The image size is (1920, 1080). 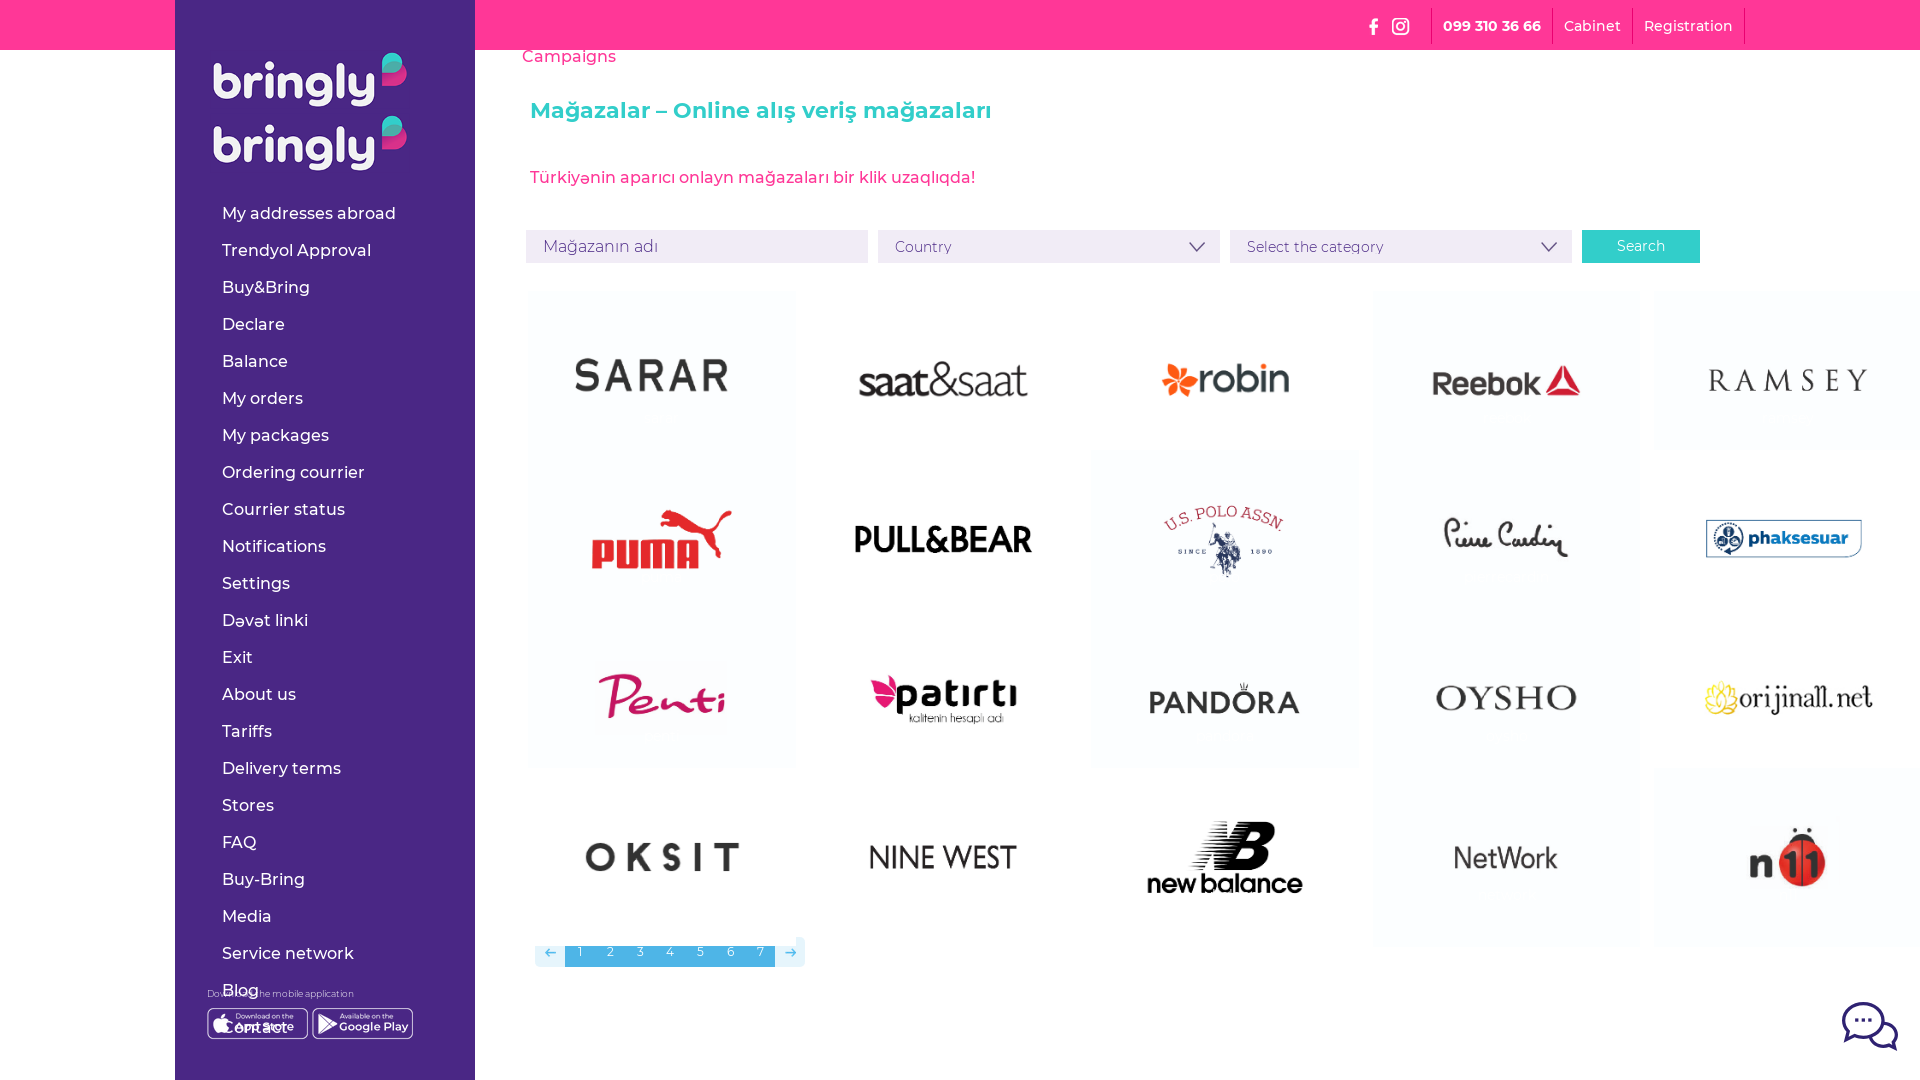 I want to click on 'Registration', so click(x=1643, y=26).